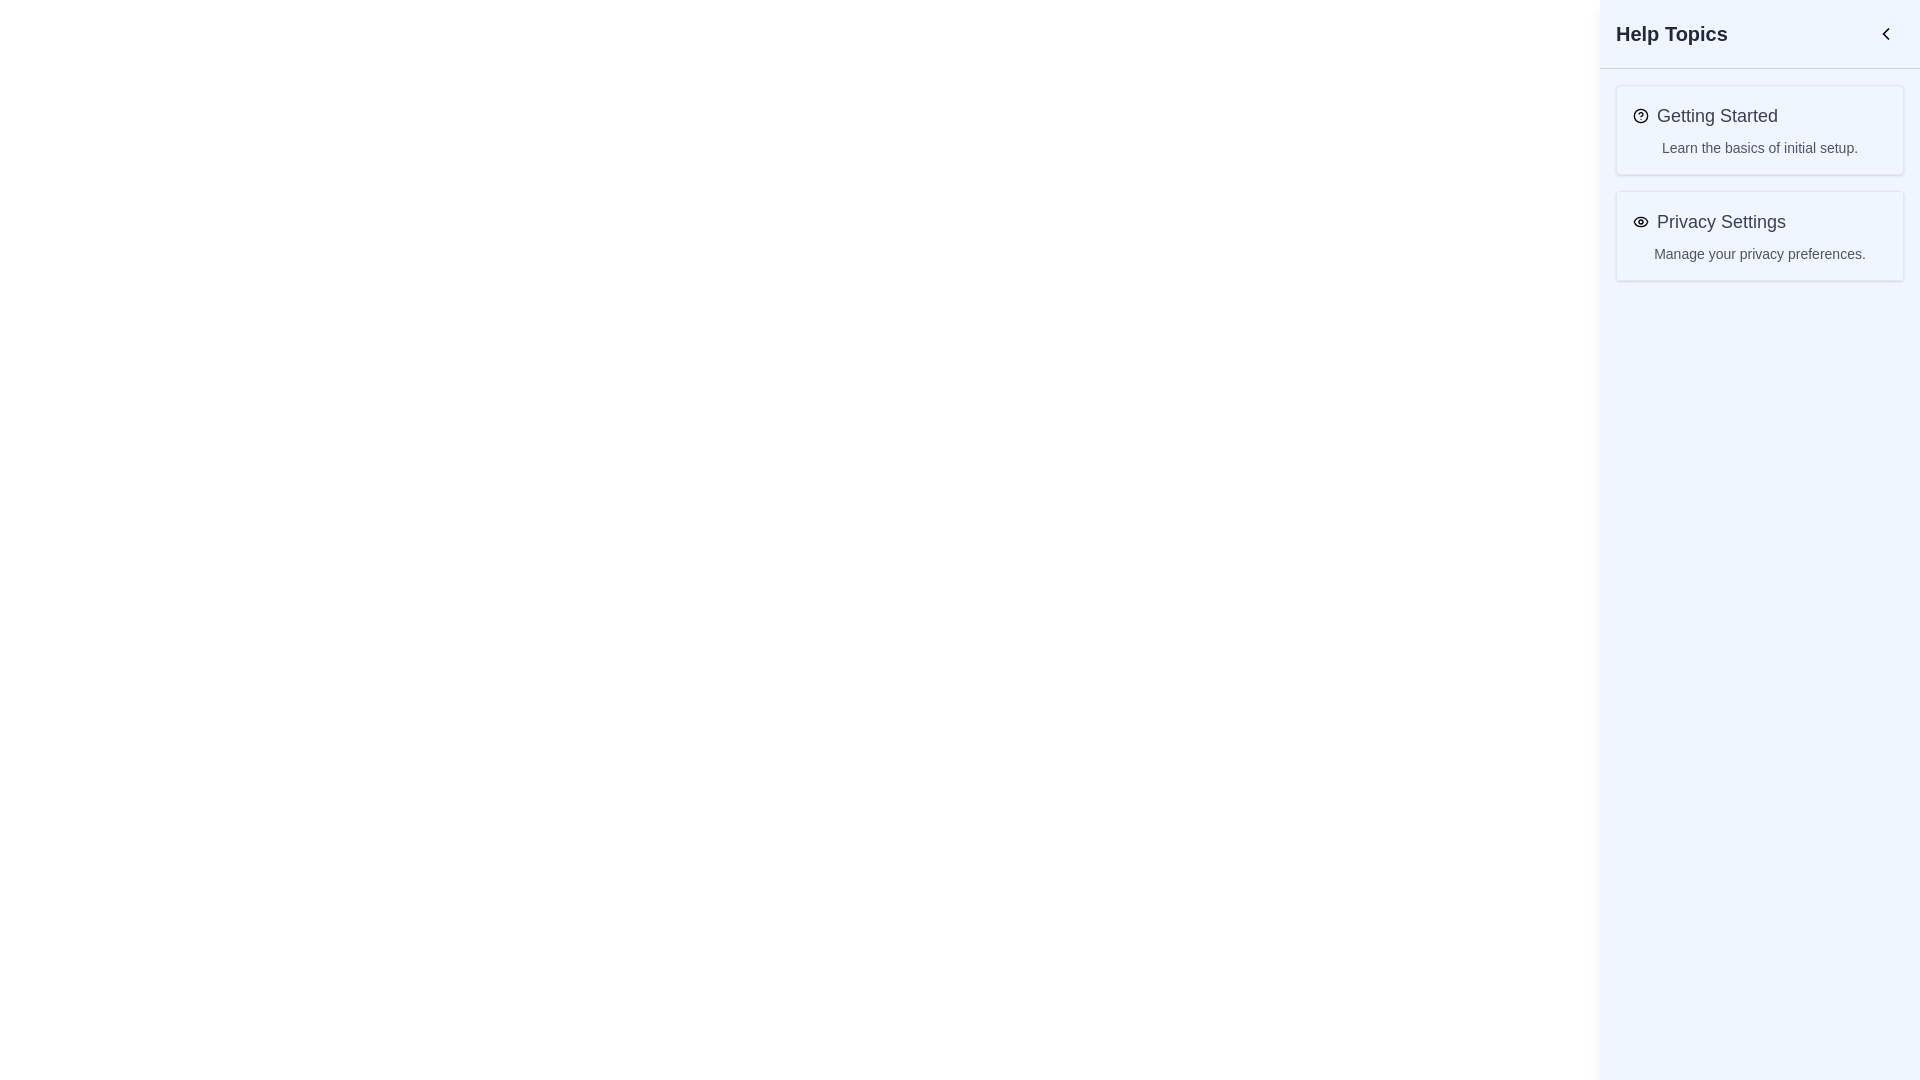 This screenshot has width=1920, height=1080. What do you see at coordinates (1885, 34) in the screenshot?
I see `the small, leftward-pointing arrow icon in the top-right corner of the 'Help Topics' header` at bounding box center [1885, 34].